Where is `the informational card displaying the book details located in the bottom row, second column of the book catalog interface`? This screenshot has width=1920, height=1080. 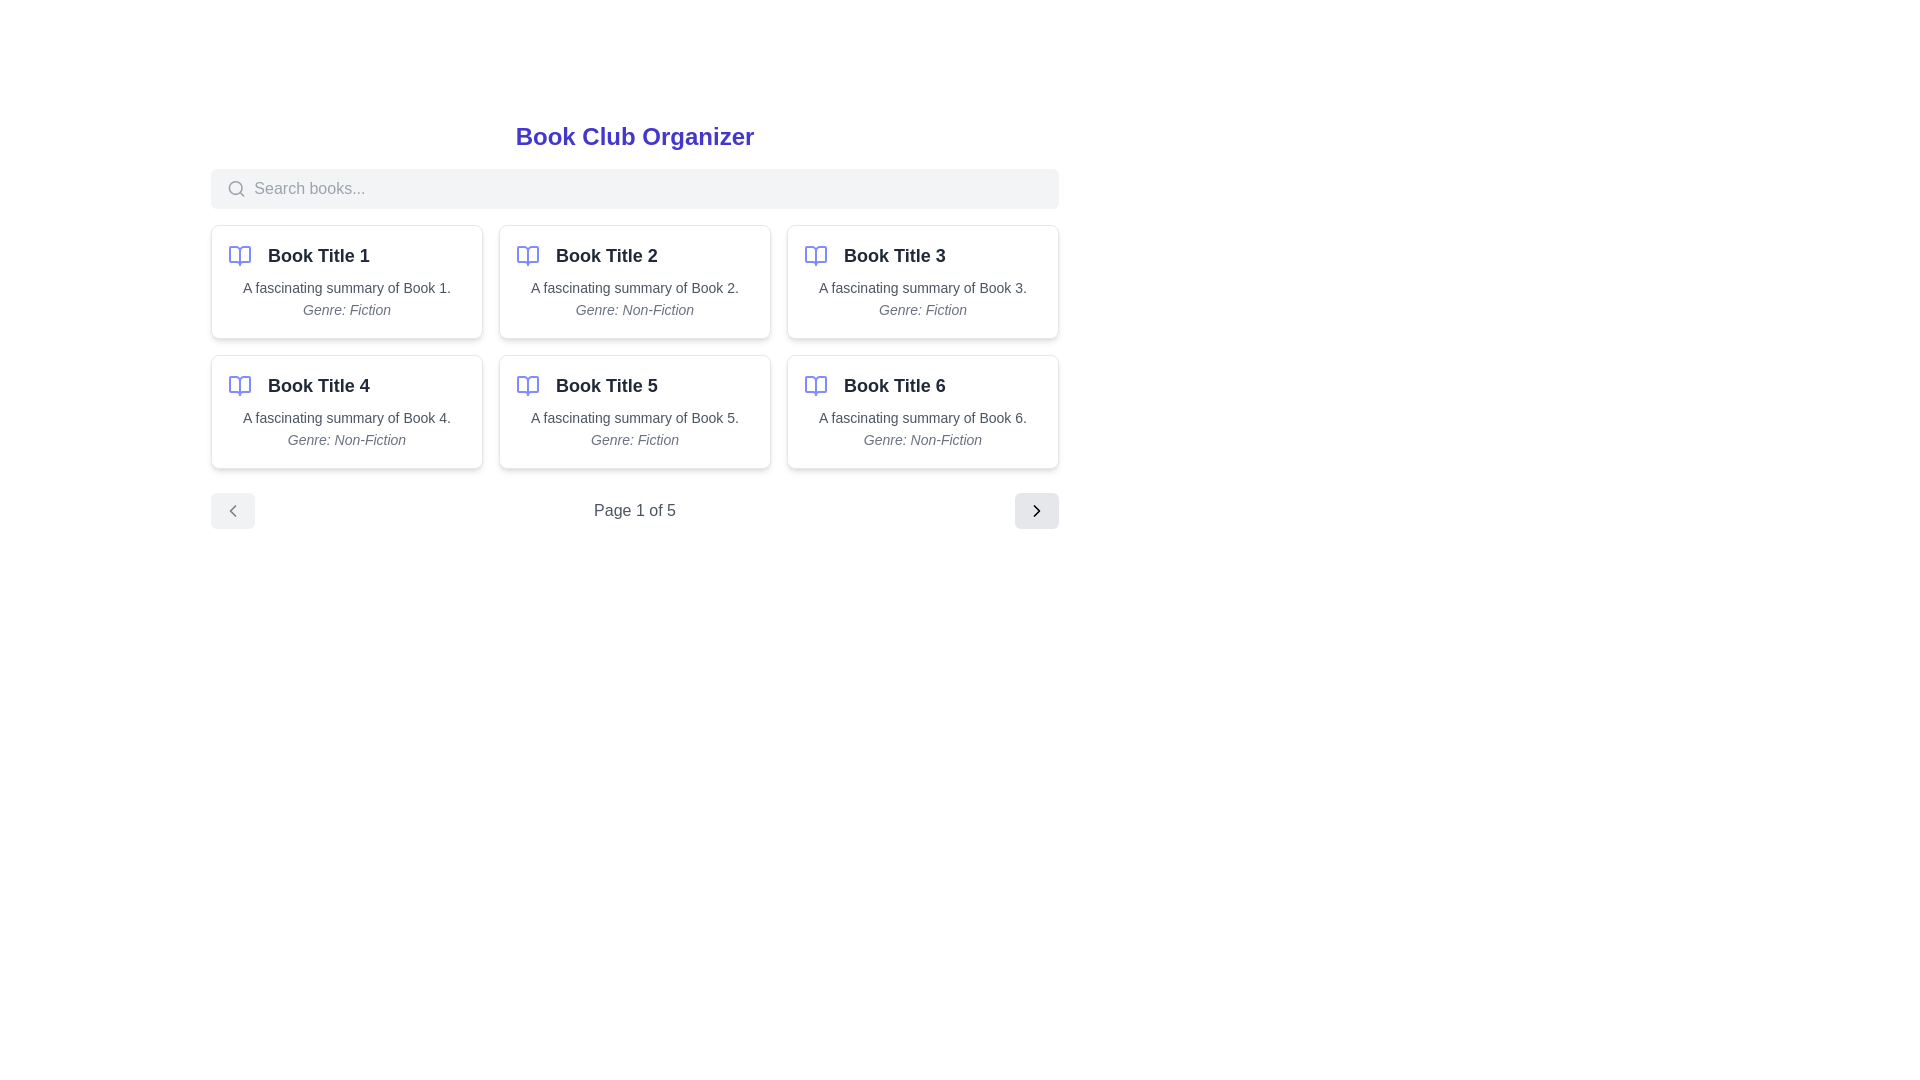 the informational card displaying the book details located in the bottom row, second column of the book catalog interface is located at coordinates (633, 411).